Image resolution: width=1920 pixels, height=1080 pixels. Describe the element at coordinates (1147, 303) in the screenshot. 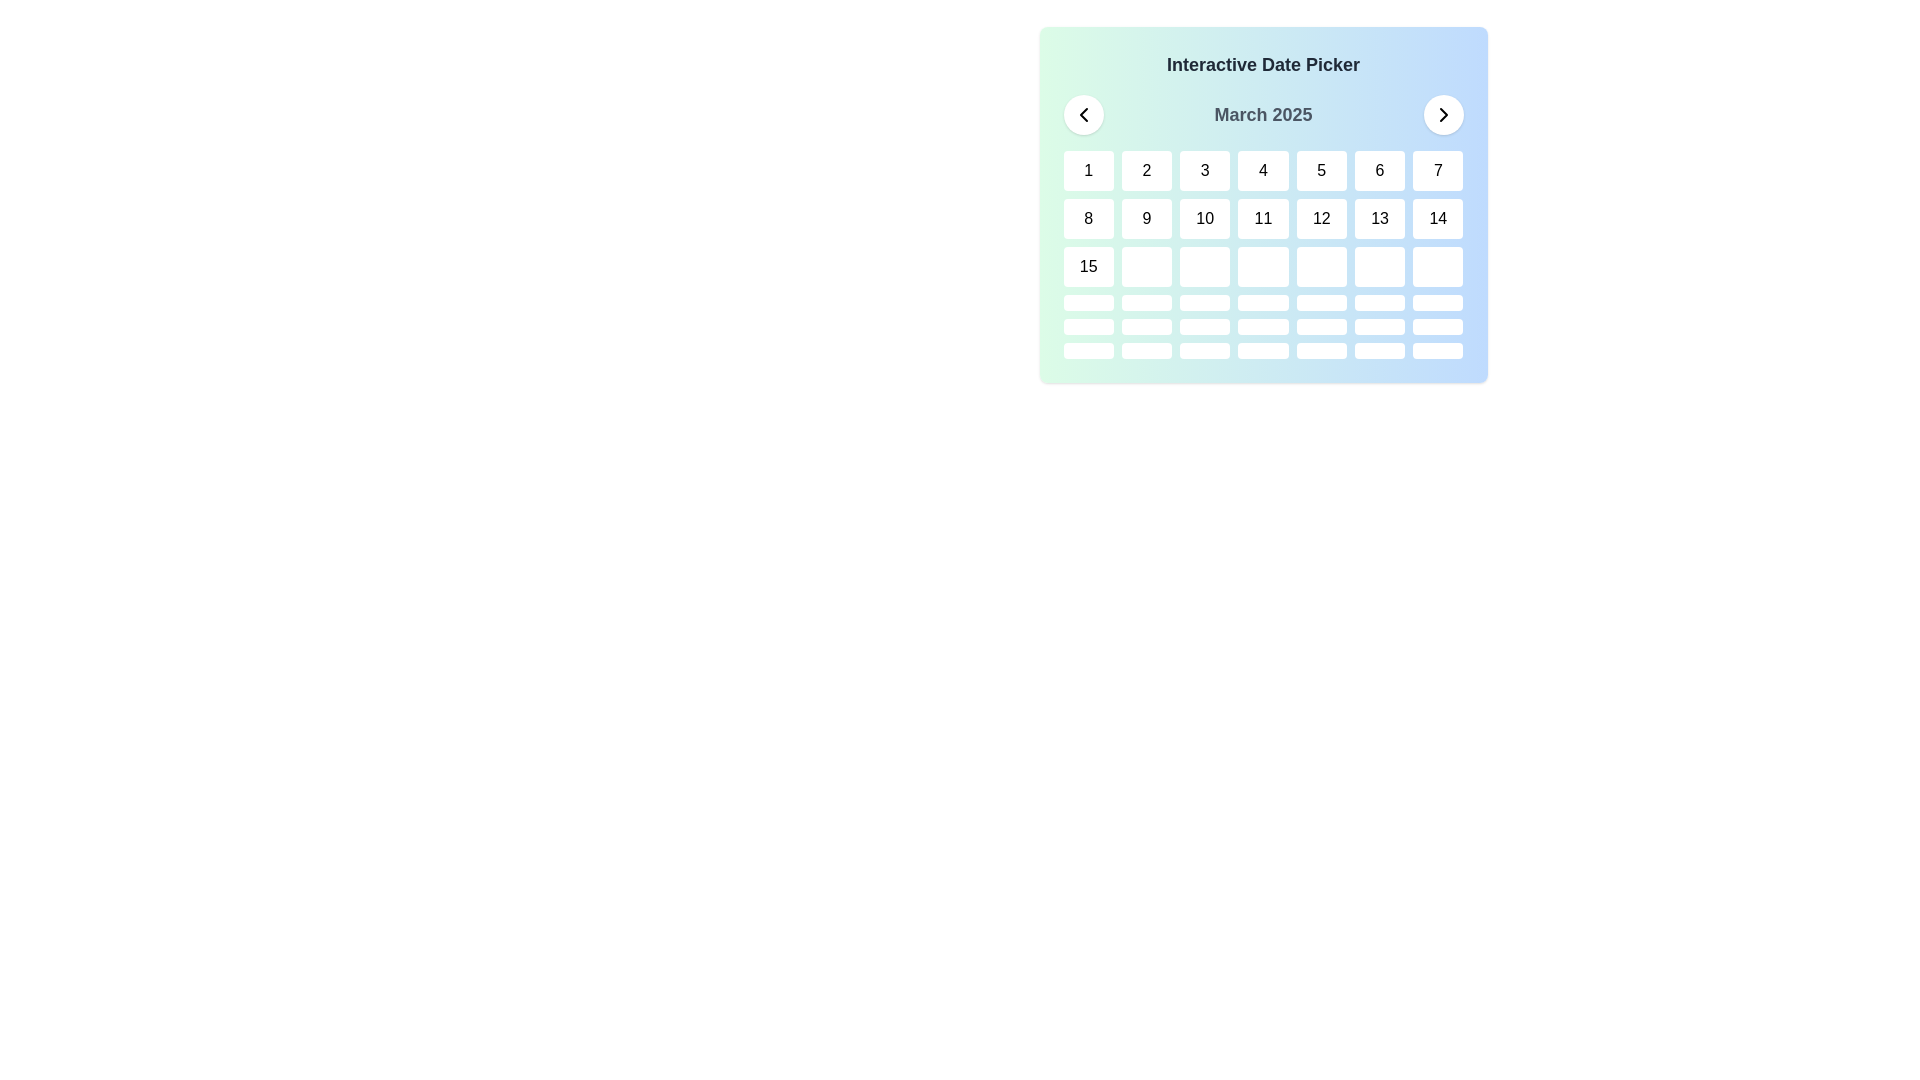

I see `the small rectangular button with rounded edges located` at that location.